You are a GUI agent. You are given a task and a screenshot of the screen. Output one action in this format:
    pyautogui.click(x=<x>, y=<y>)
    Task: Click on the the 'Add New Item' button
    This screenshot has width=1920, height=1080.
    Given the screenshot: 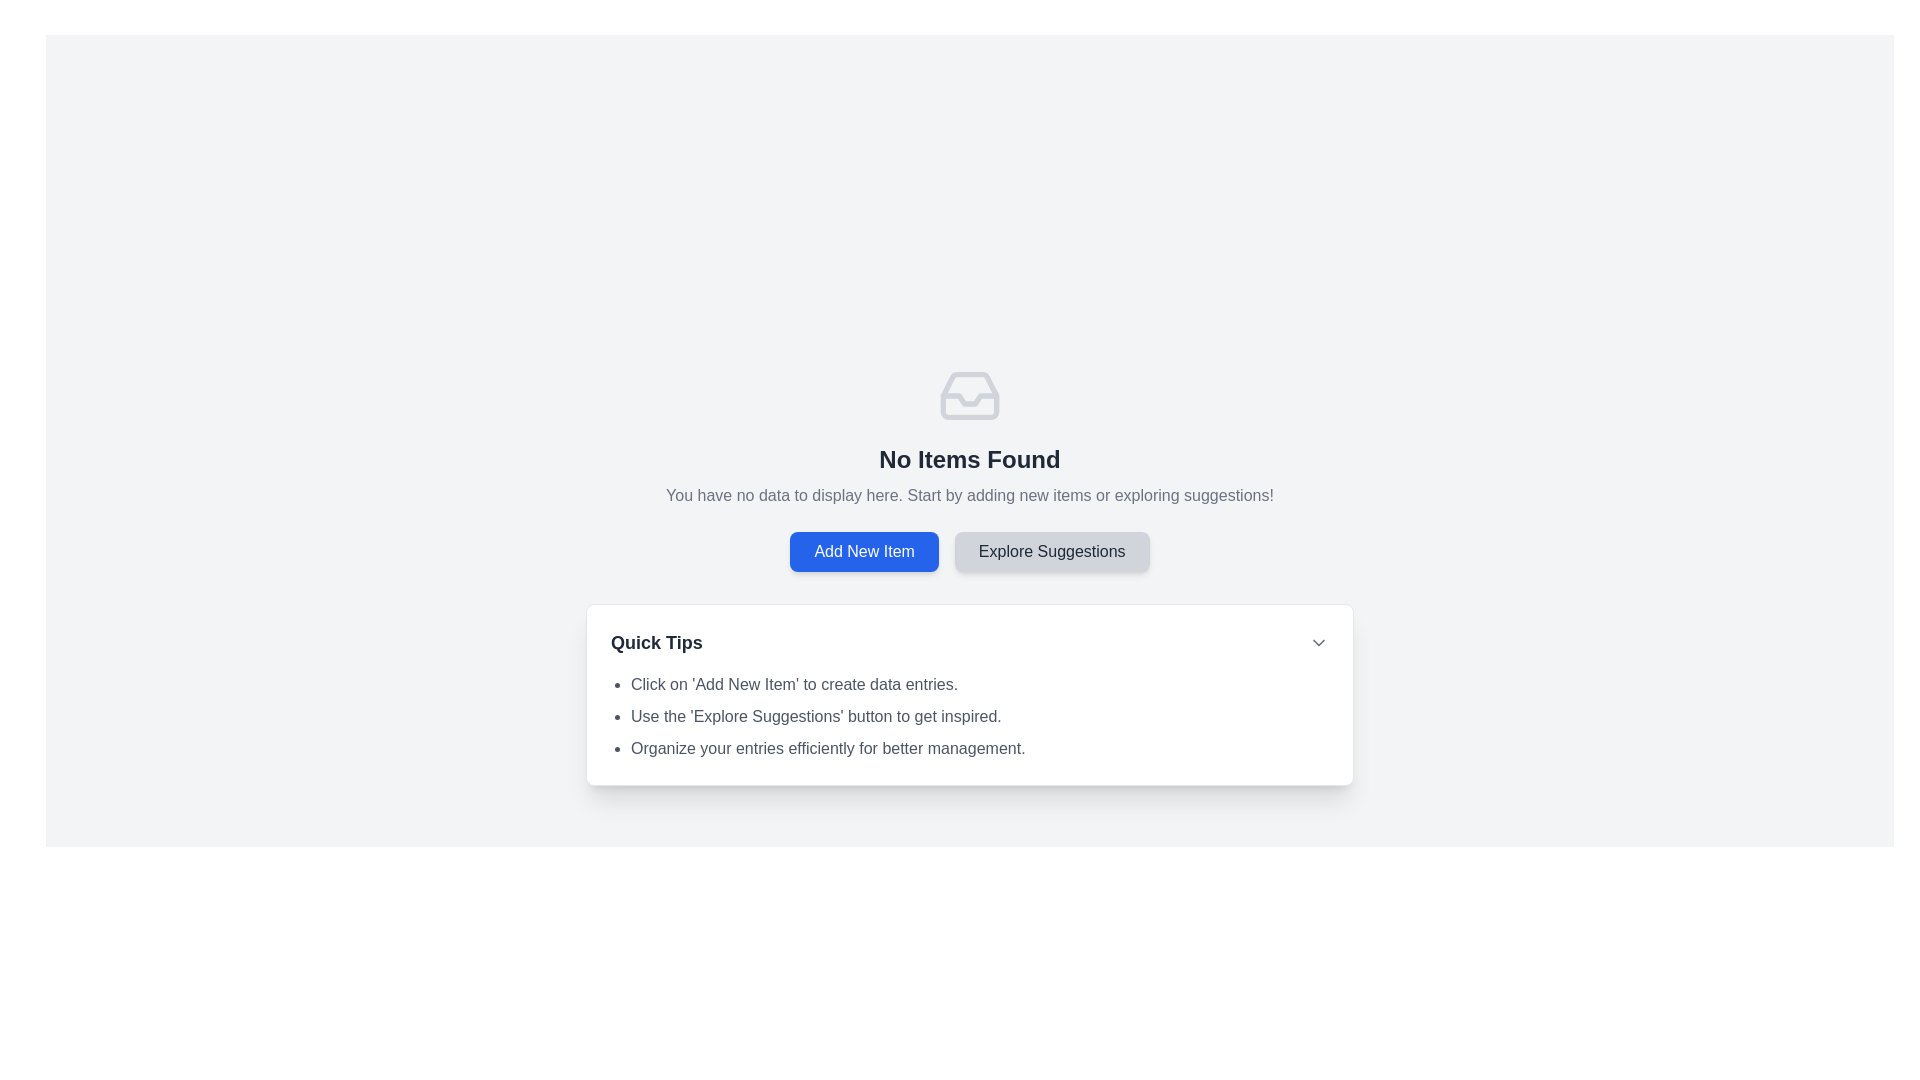 What is the action you would take?
    pyautogui.click(x=864, y=551)
    